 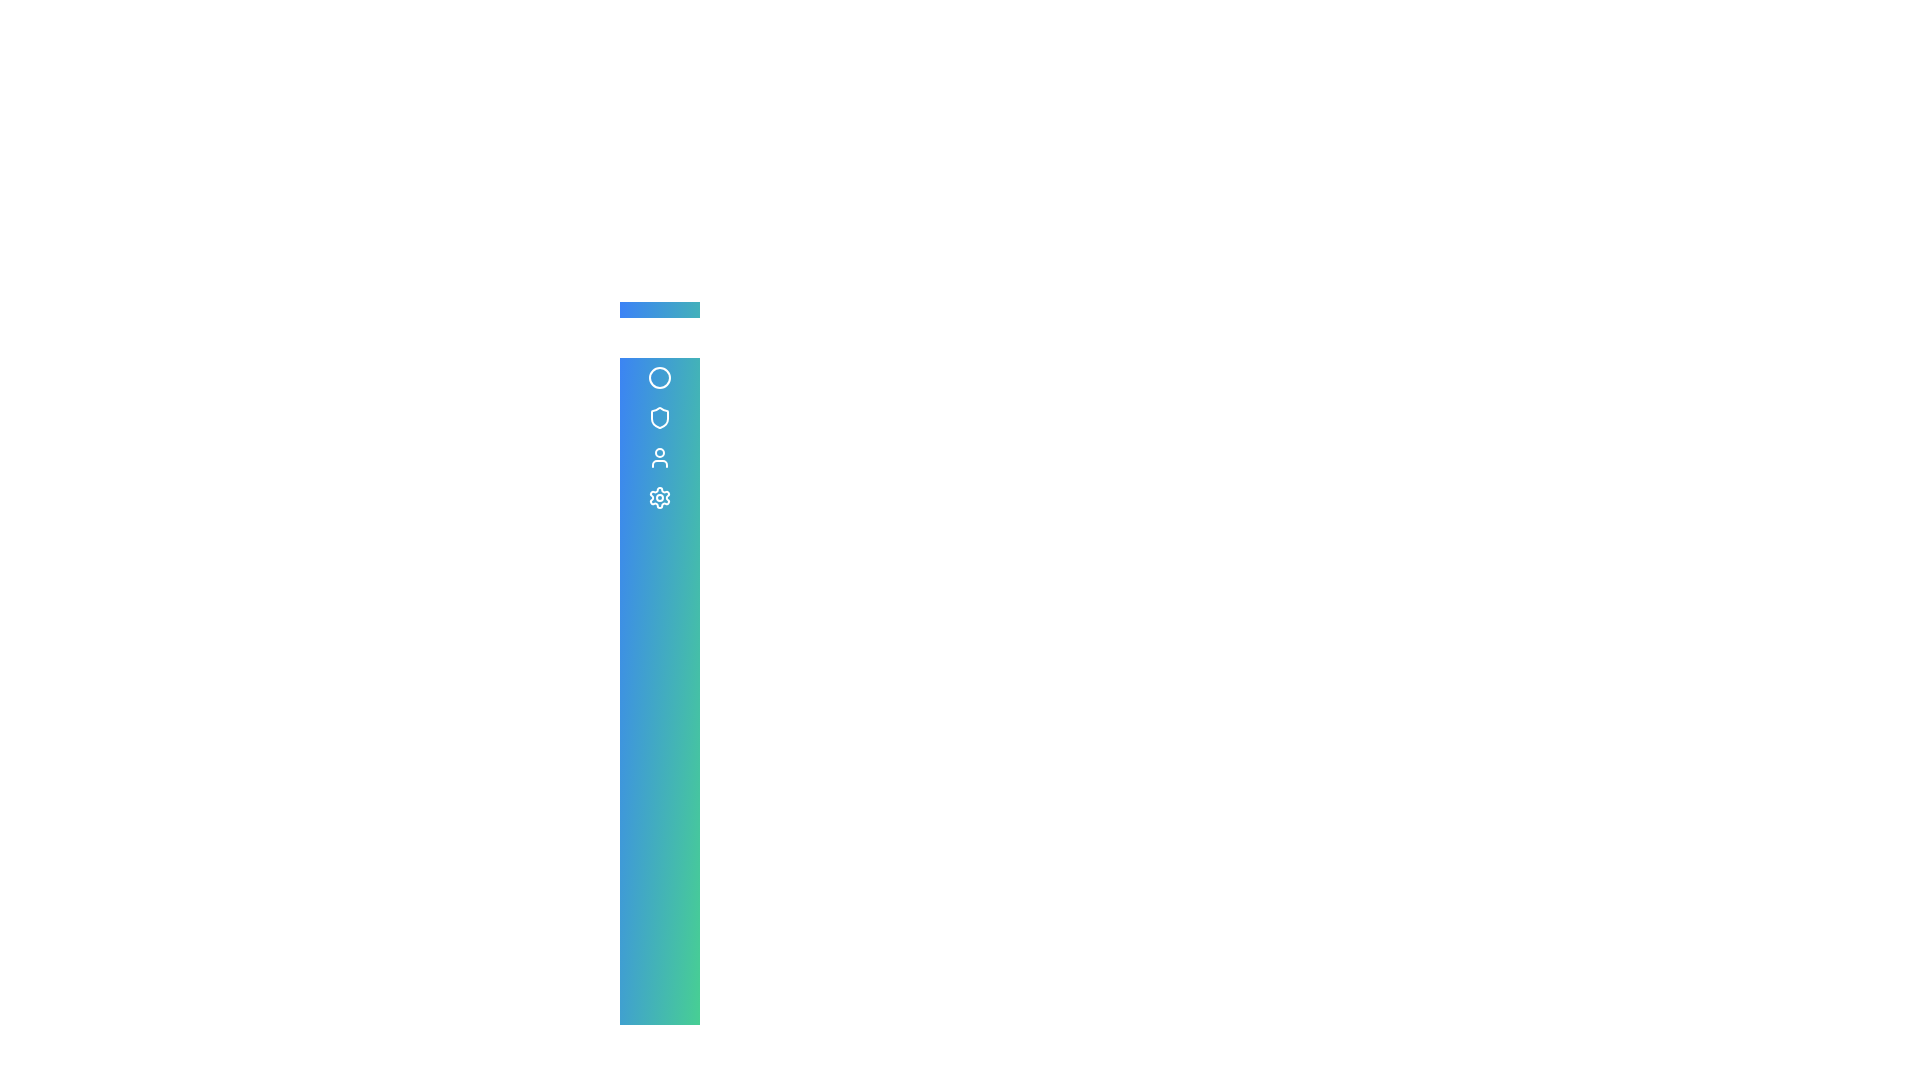 What do you see at coordinates (660, 378) in the screenshot?
I see `the circular outlined icon button located at the top of the vertical list in the gradient blue-to-green sidebar` at bounding box center [660, 378].